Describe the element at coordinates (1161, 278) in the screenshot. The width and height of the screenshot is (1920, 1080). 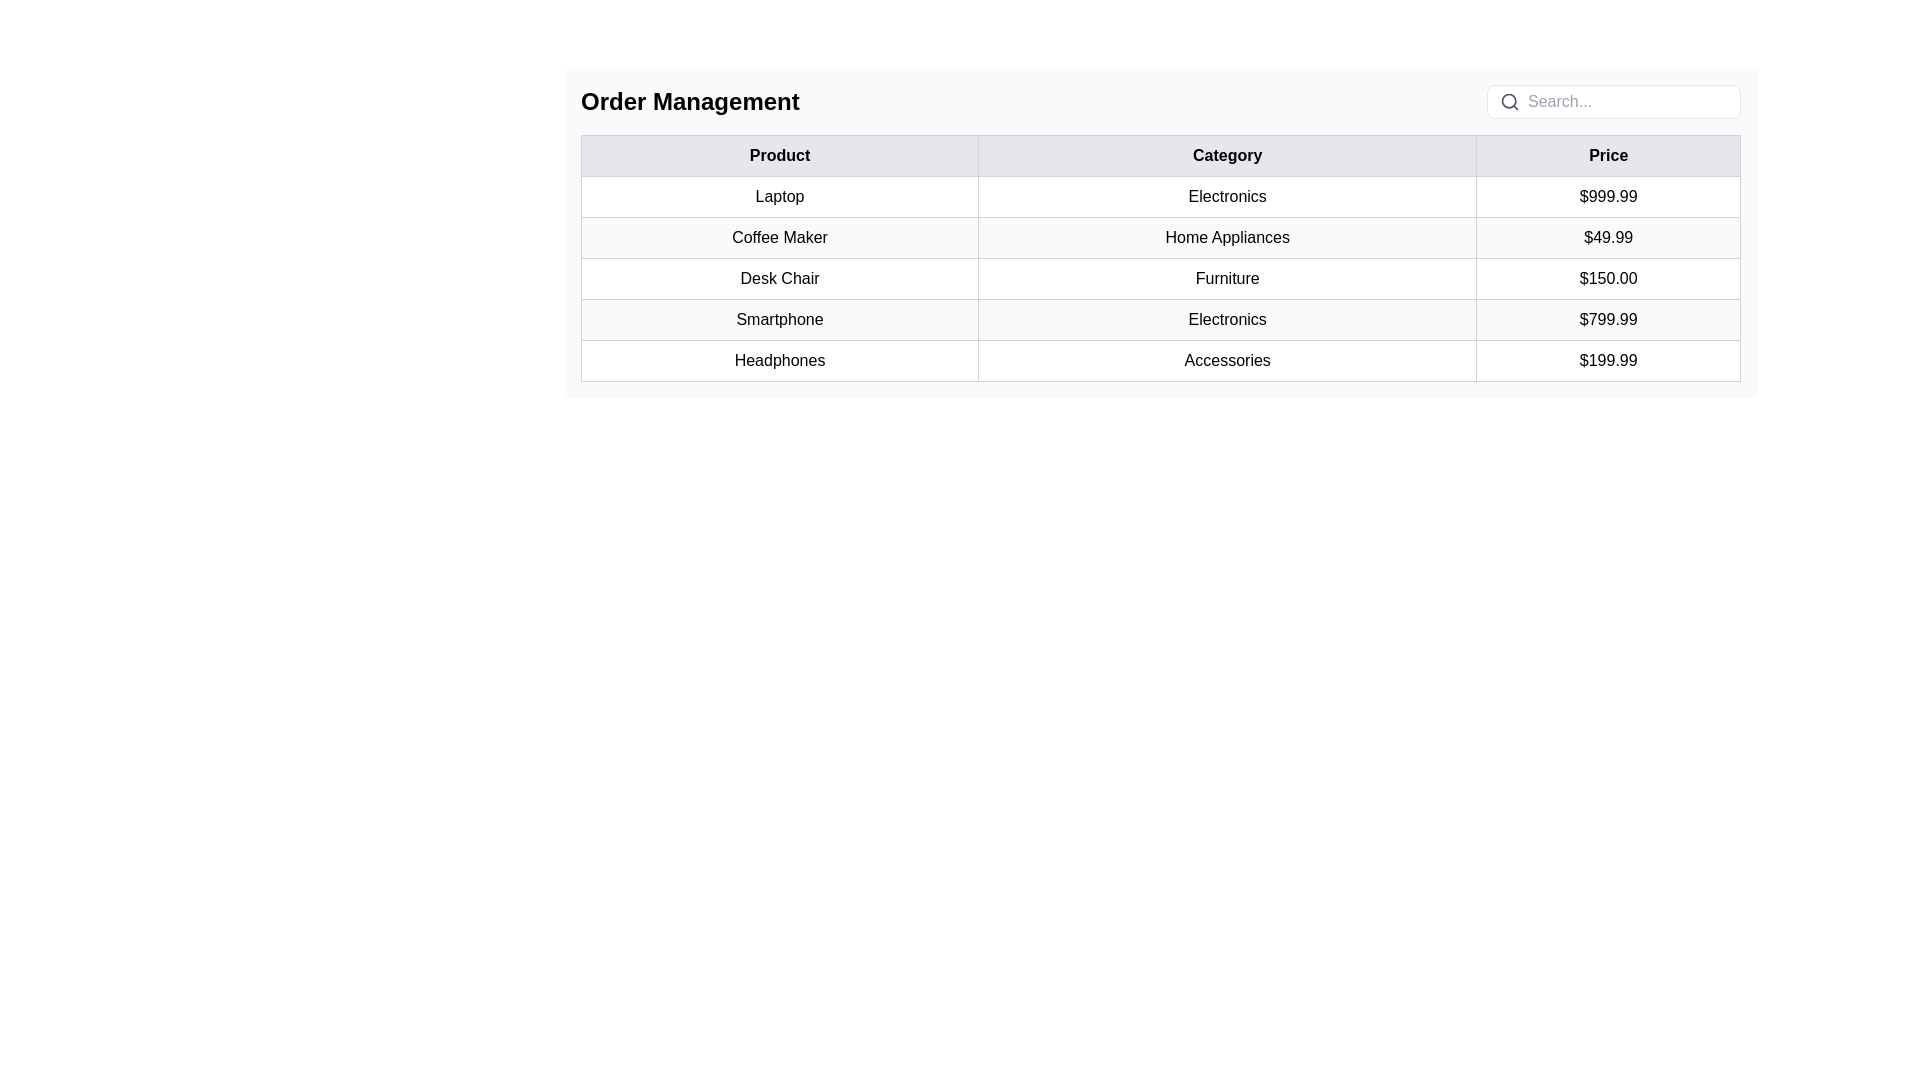
I see `the third table row containing the product name 'Desk Chair', category 'Furniture', and price '$150.00'` at that location.